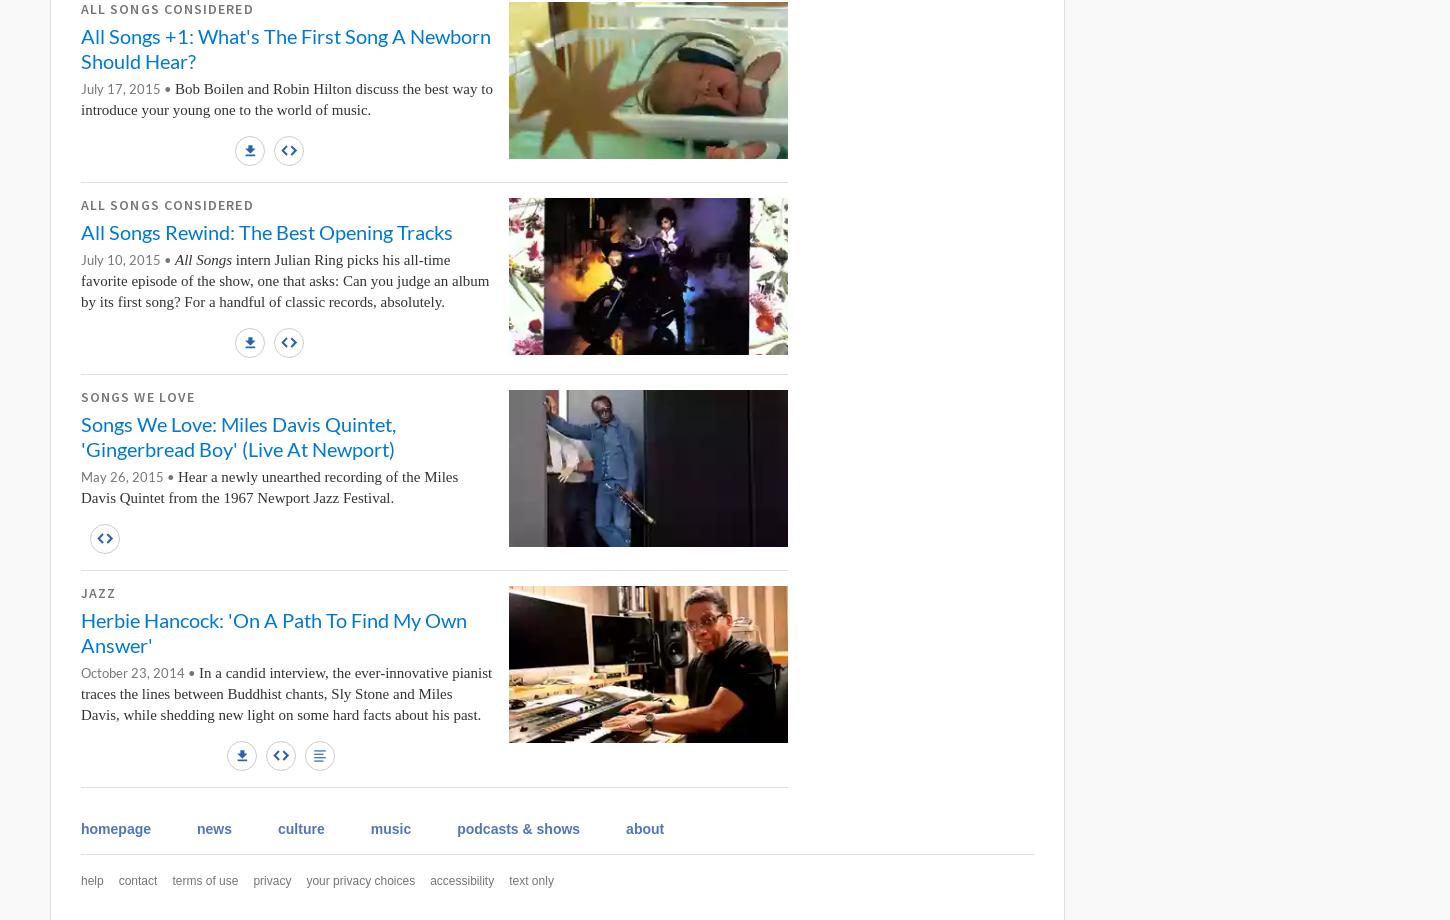  Describe the element at coordinates (81, 476) in the screenshot. I see `'May 26, 2015 •'` at that location.